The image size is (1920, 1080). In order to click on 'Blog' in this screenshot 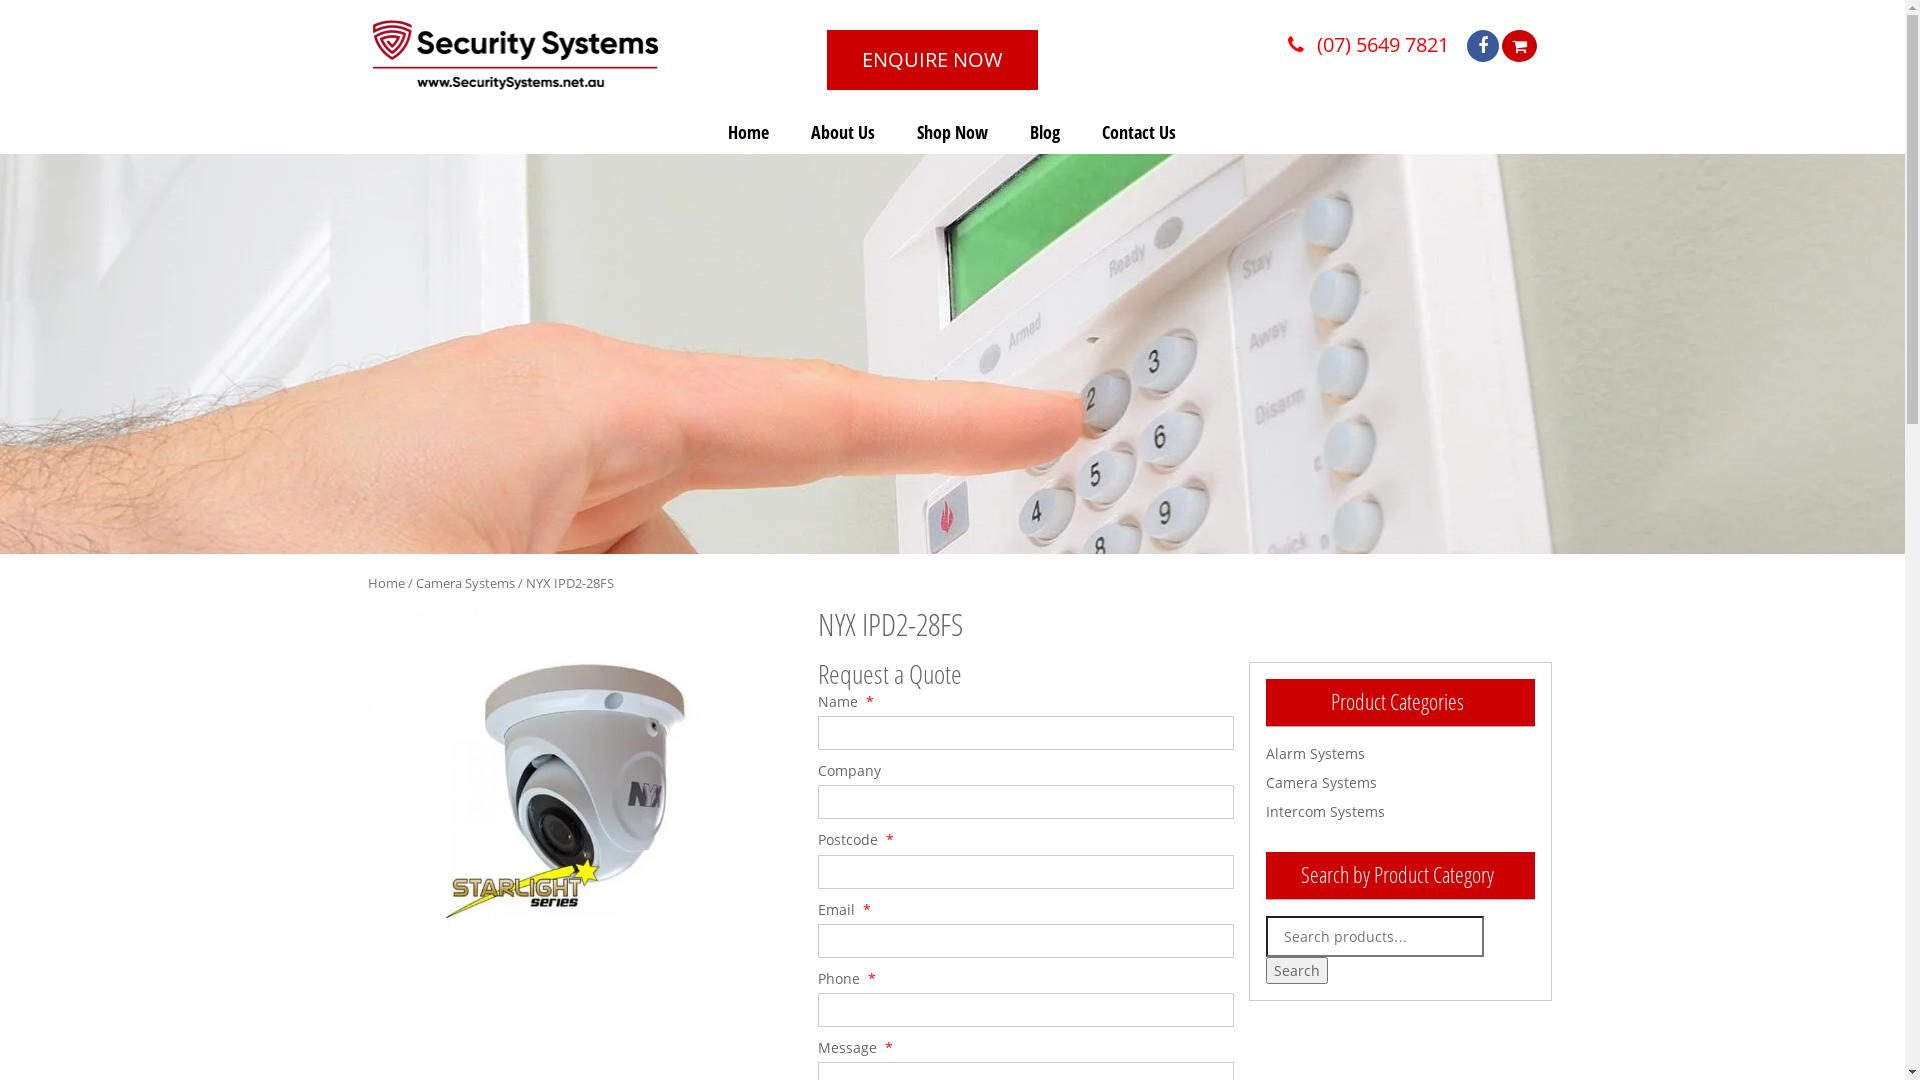, I will do `click(1044, 131)`.